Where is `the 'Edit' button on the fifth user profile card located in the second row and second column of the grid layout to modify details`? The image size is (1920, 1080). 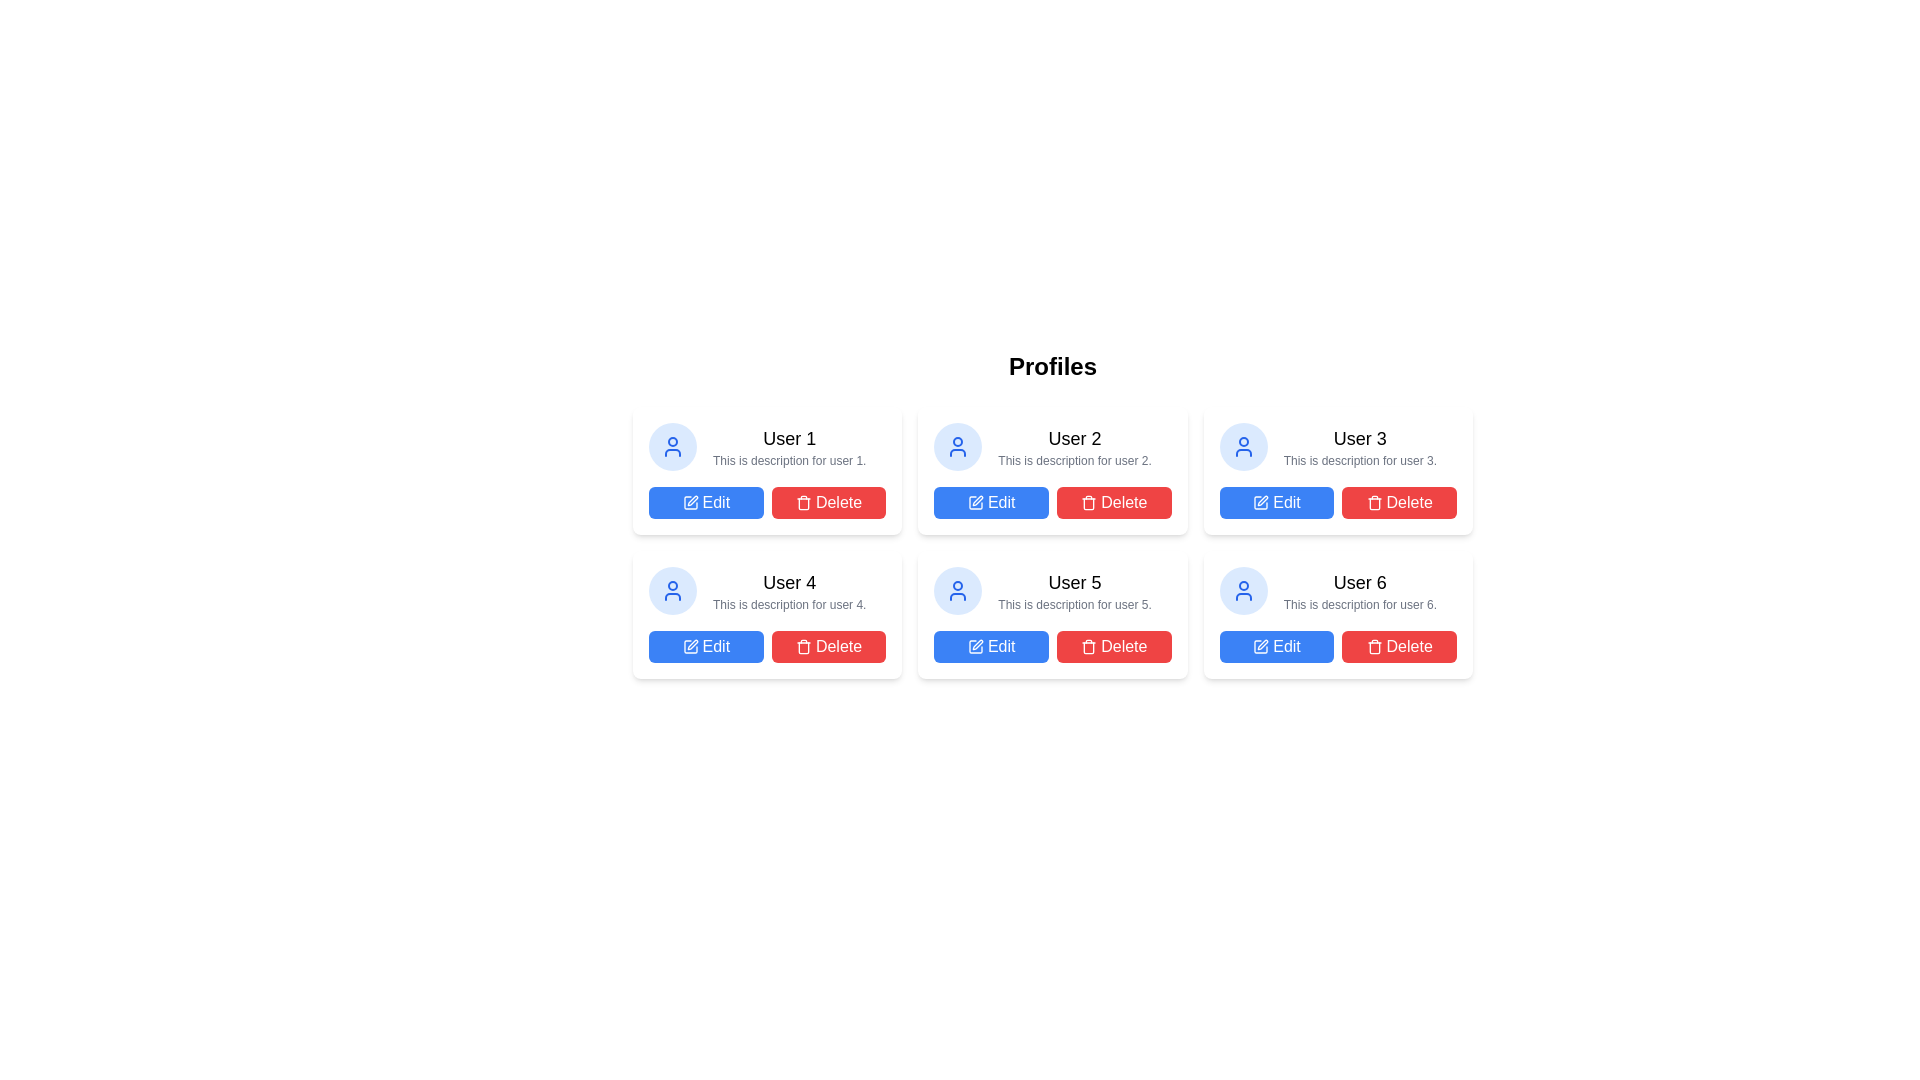
the 'Edit' button on the fifth user profile card located in the second row and second column of the grid layout to modify details is located at coordinates (1051, 613).